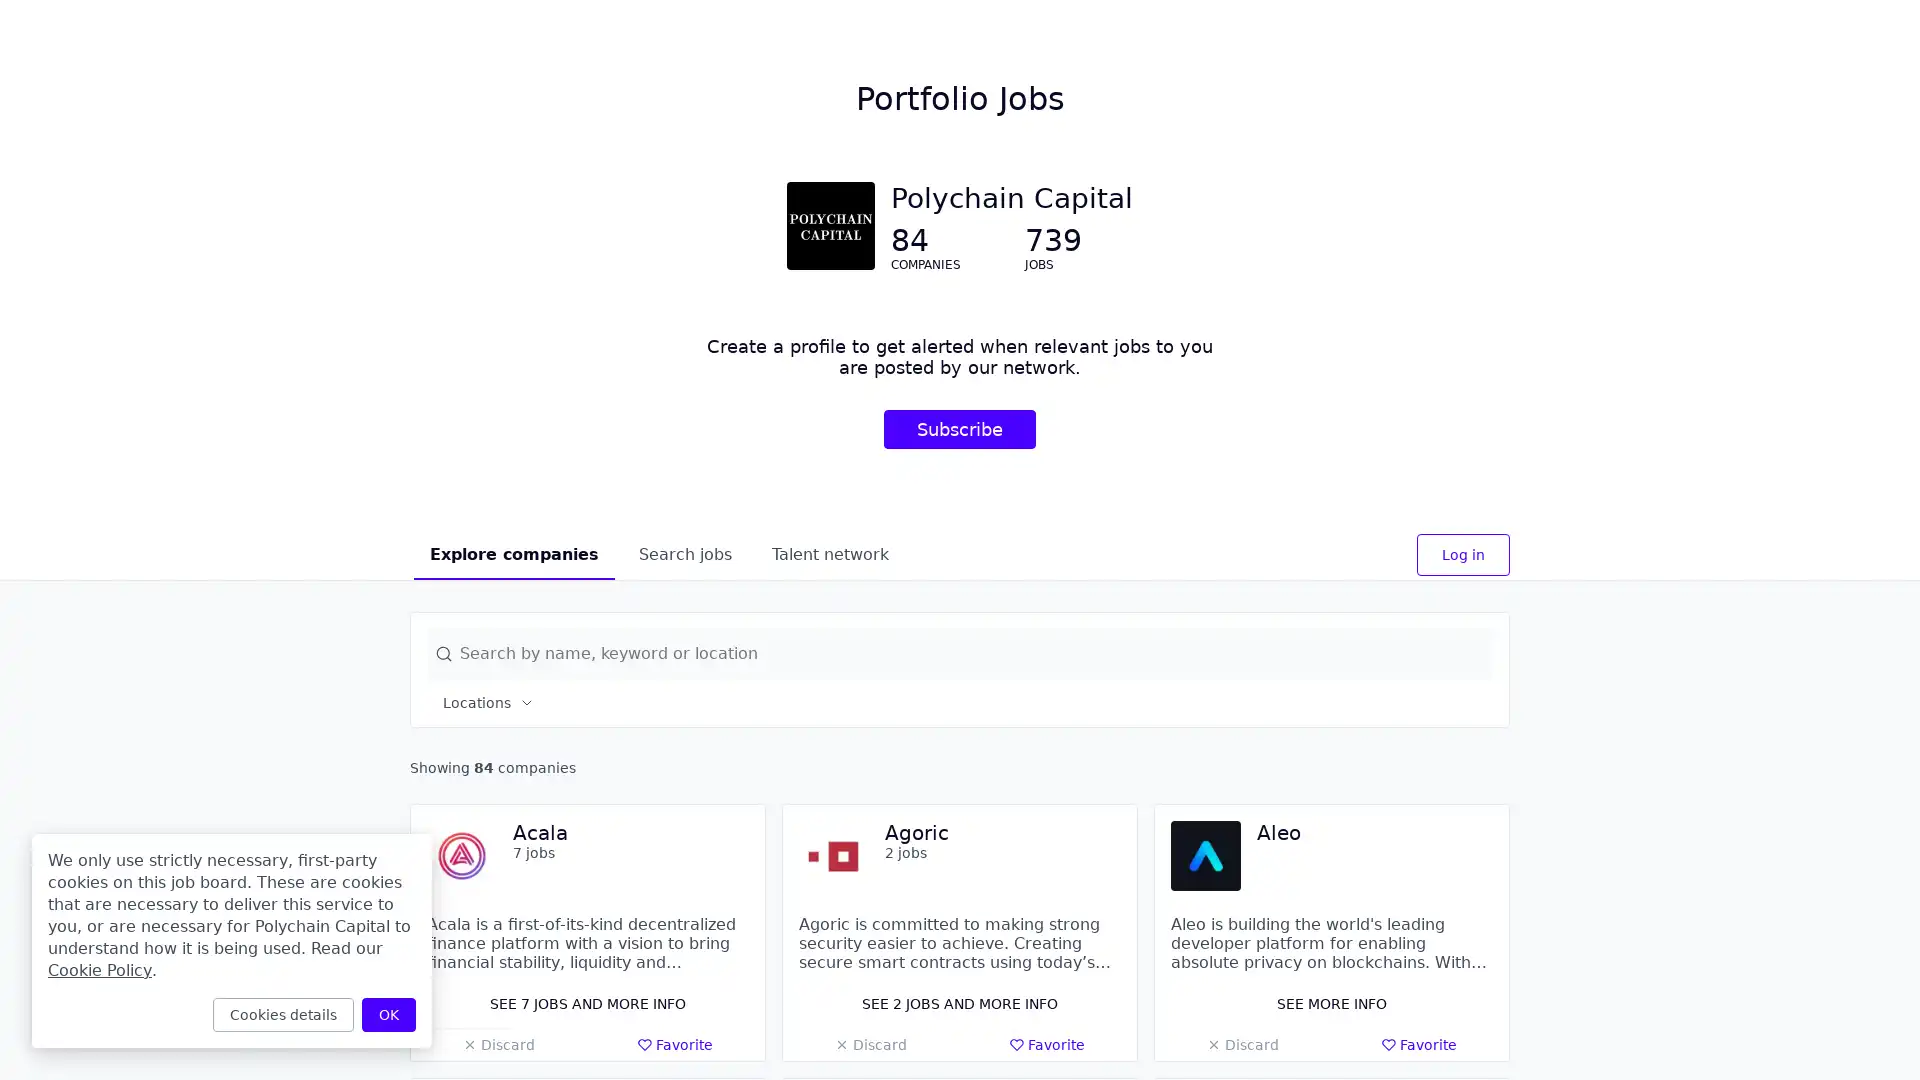  What do you see at coordinates (1046, 1044) in the screenshot?
I see `Favorite` at bounding box center [1046, 1044].